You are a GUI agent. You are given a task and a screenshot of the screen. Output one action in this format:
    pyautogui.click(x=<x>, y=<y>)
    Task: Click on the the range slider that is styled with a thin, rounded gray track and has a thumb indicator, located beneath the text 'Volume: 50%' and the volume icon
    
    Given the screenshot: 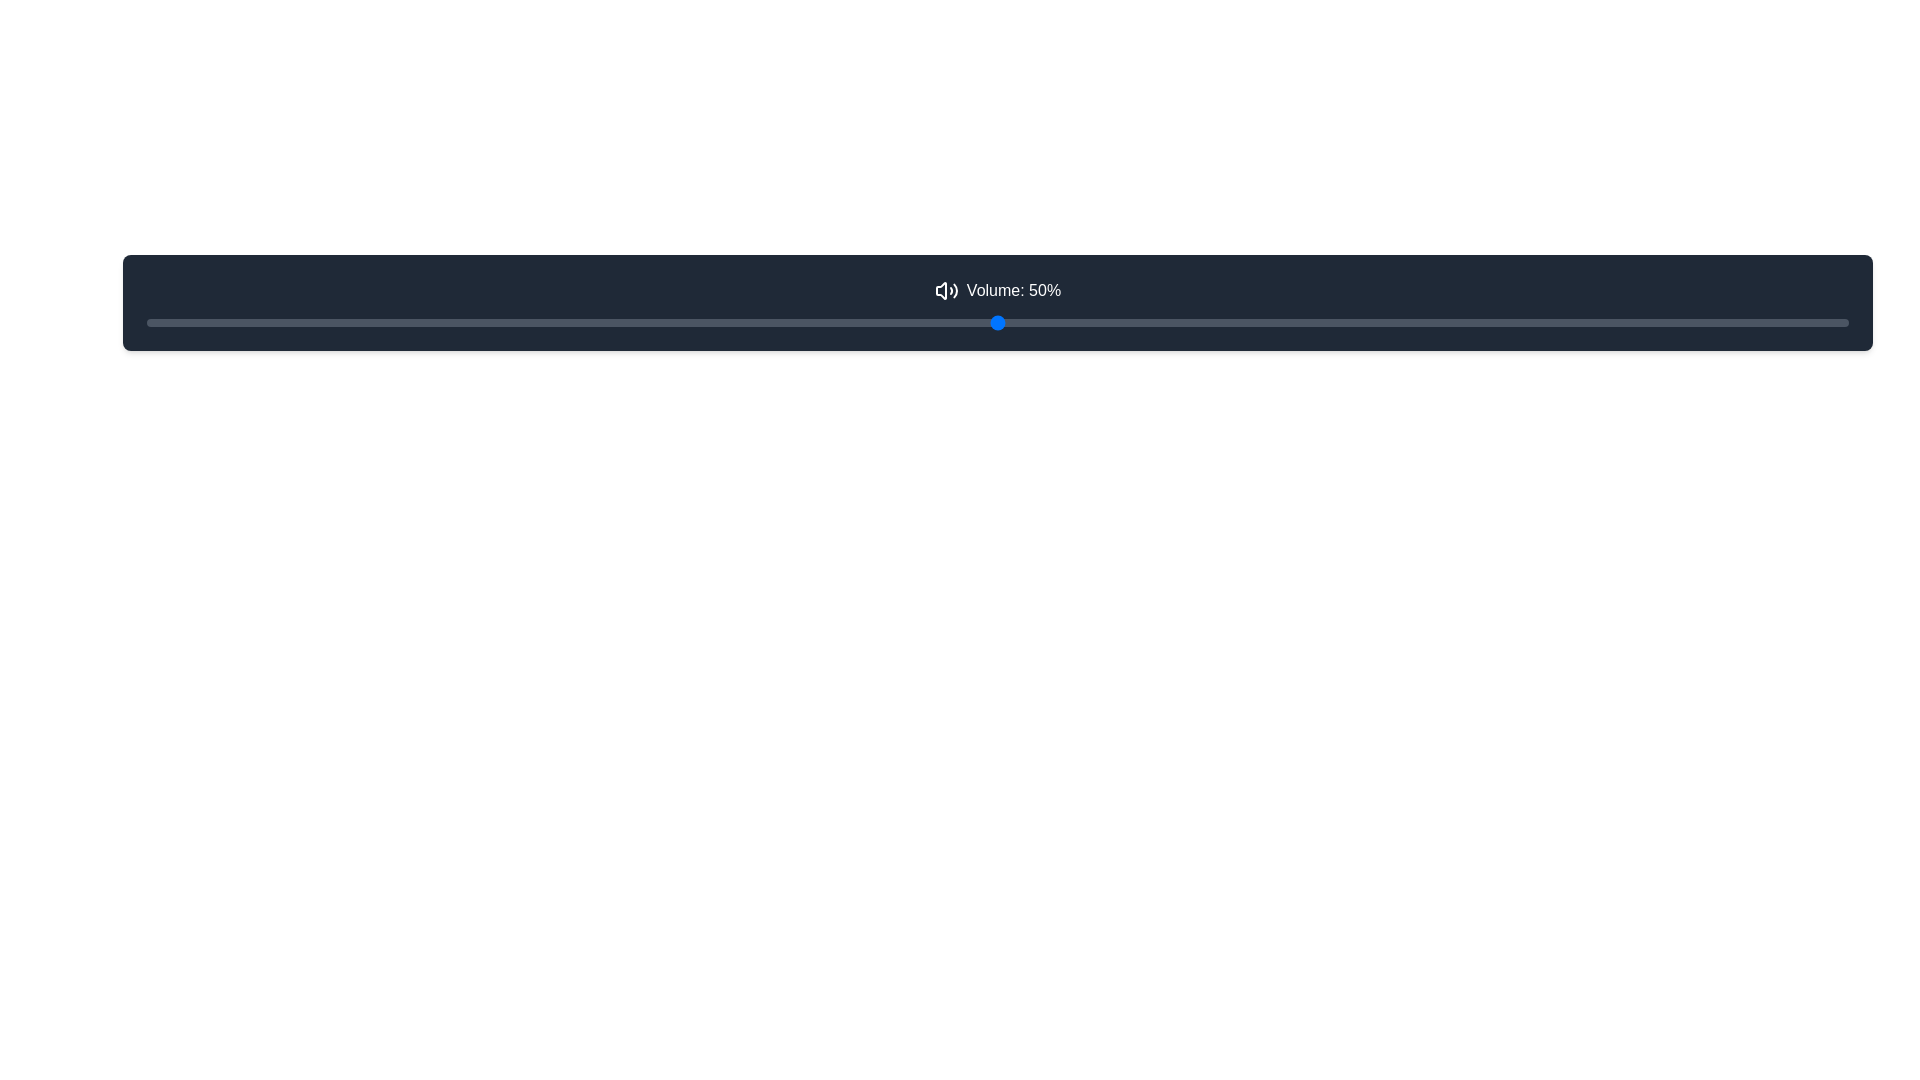 What is the action you would take?
    pyautogui.click(x=998, y=322)
    